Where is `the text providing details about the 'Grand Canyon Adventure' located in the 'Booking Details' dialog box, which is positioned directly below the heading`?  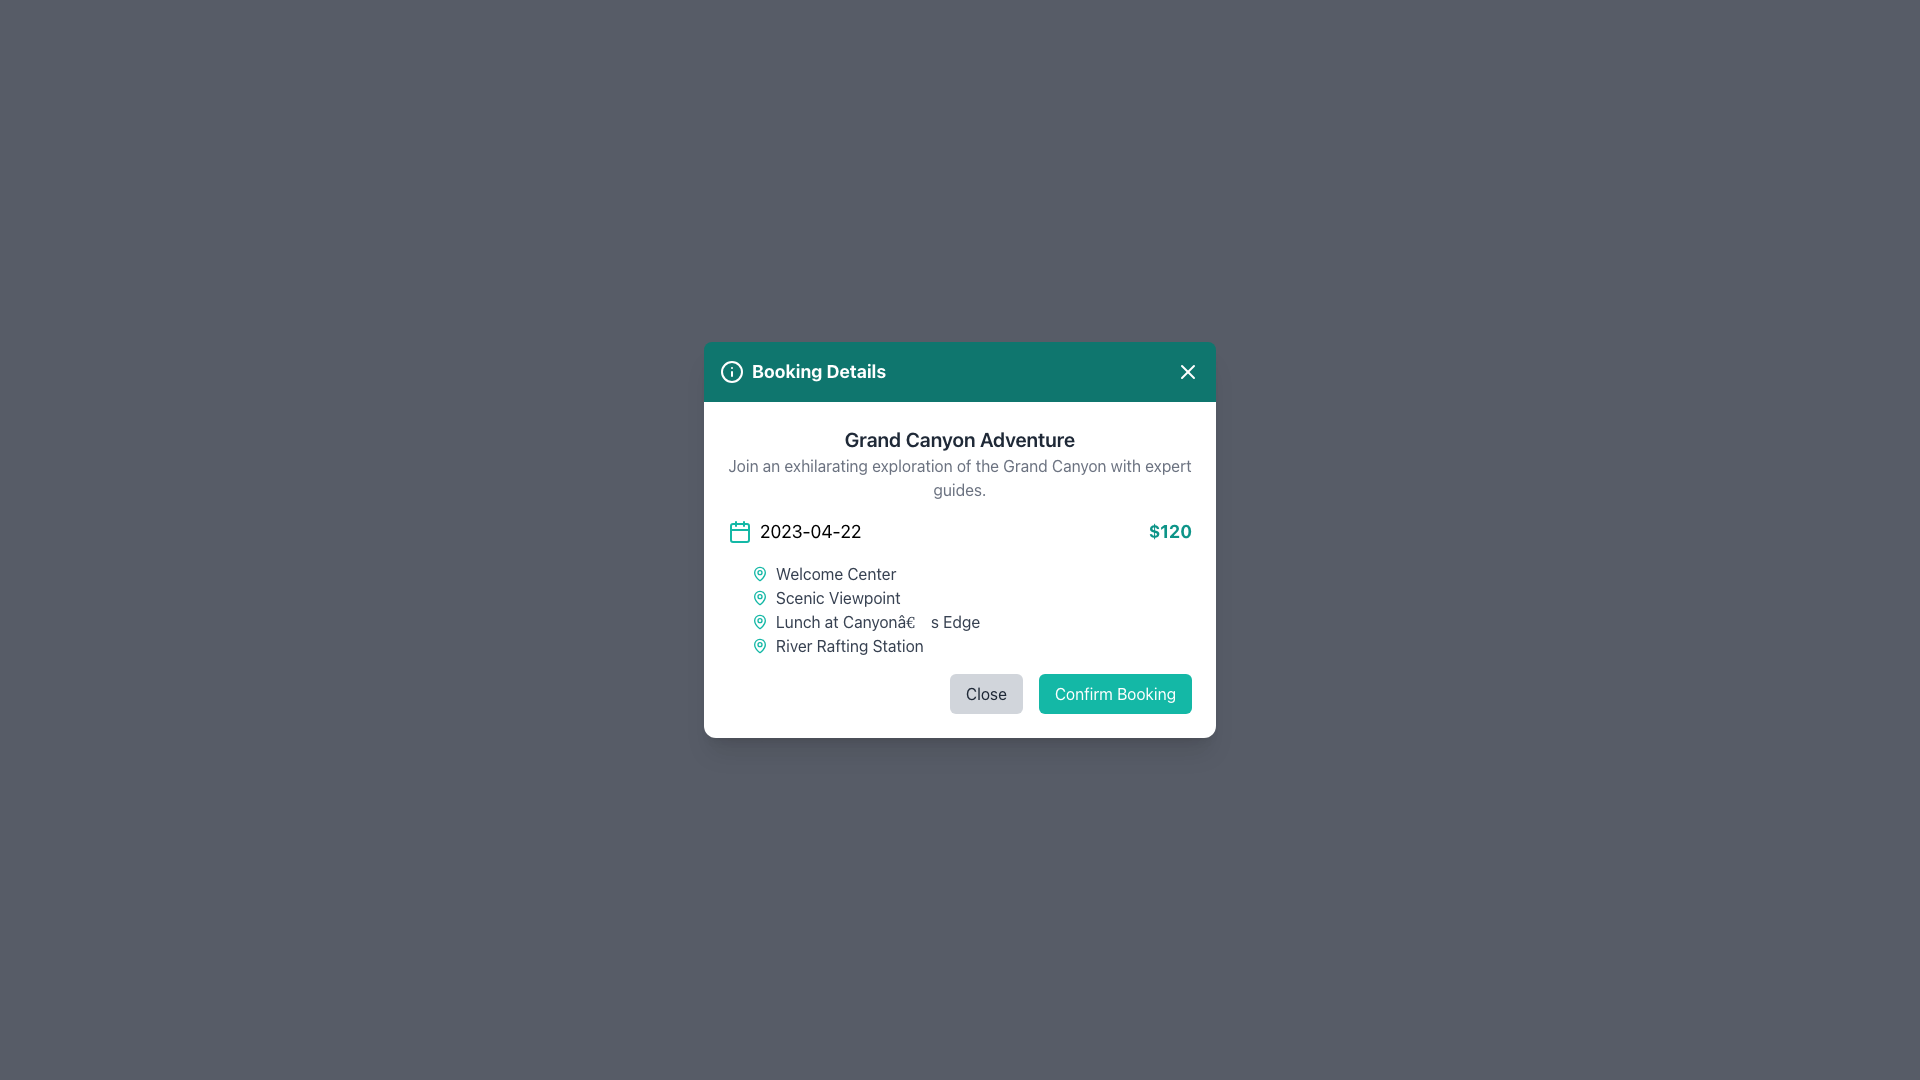 the text providing details about the 'Grand Canyon Adventure' located in the 'Booking Details' dialog box, which is positioned directly below the heading is located at coordinates (960, 478).